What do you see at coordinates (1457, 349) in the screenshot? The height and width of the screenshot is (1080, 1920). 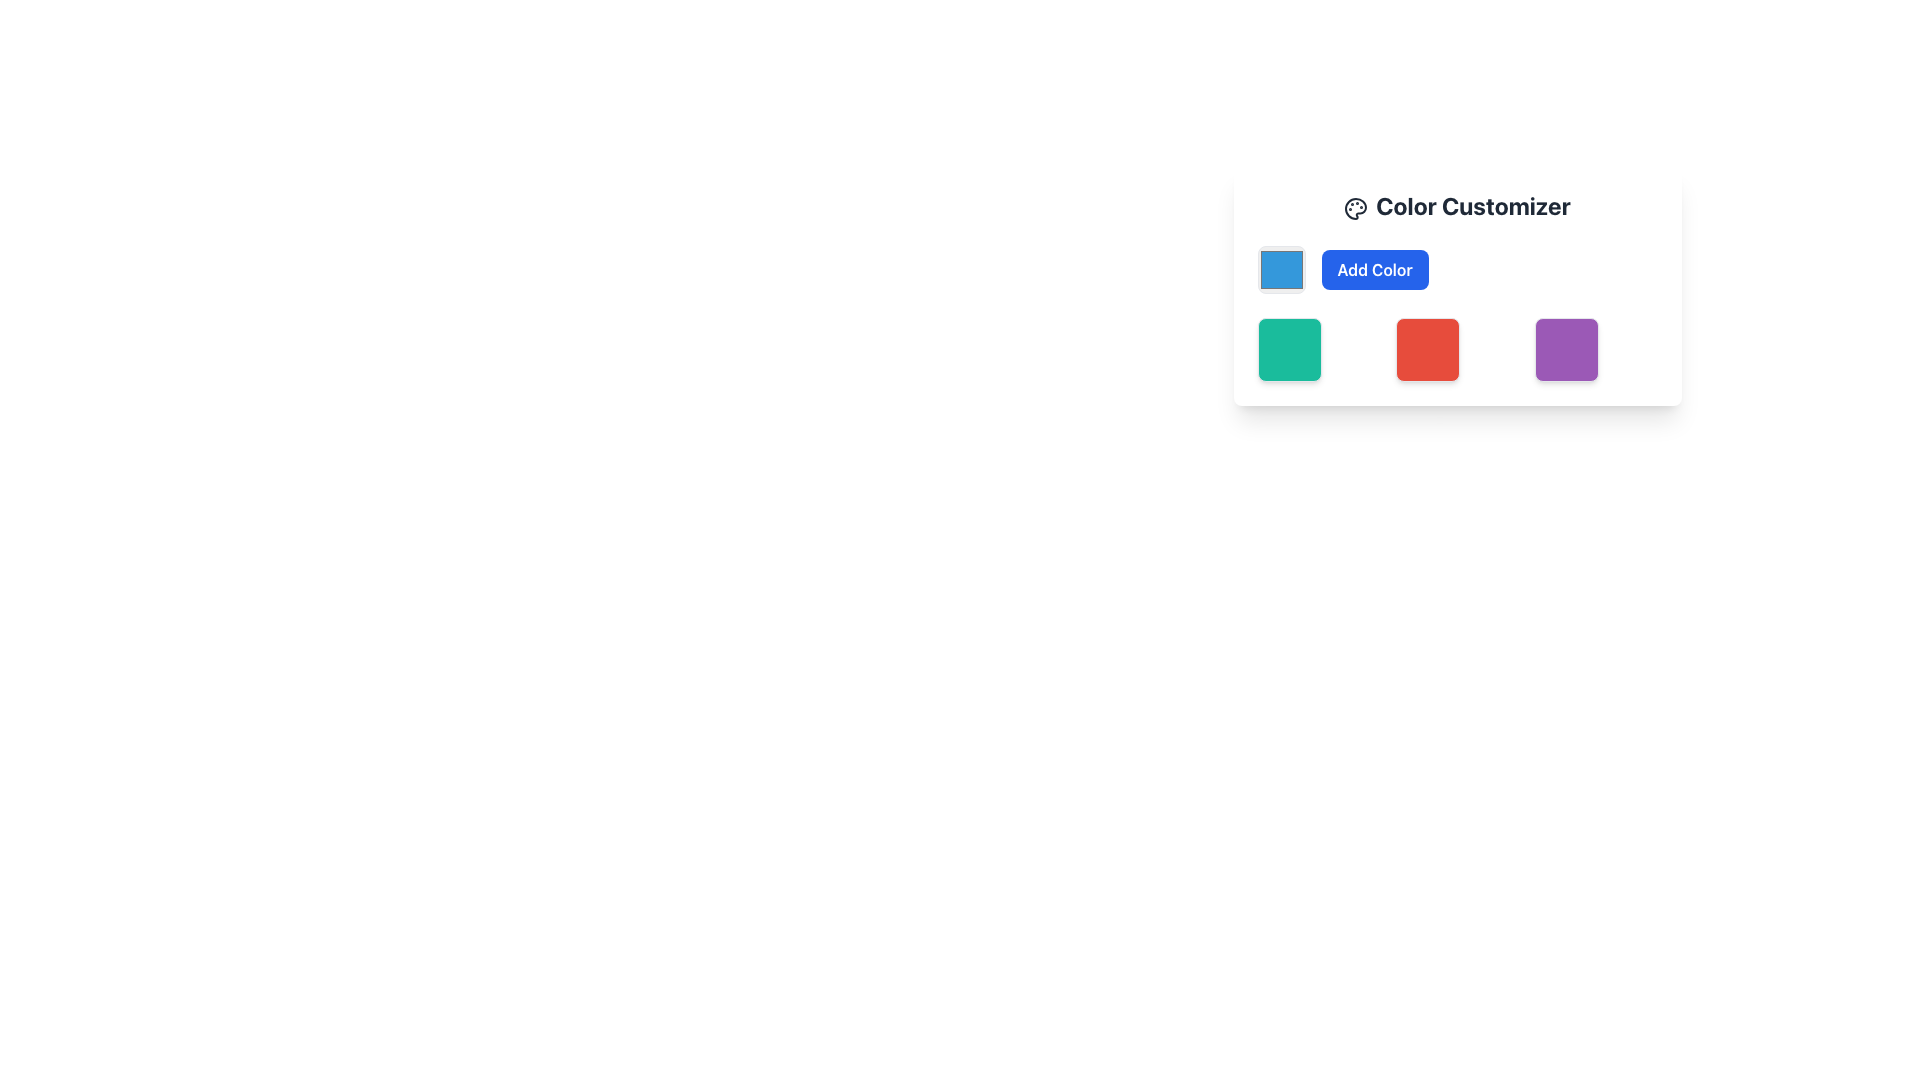 I see `the red colored square element in the color customization interface` at bounding box center [1457, 349].